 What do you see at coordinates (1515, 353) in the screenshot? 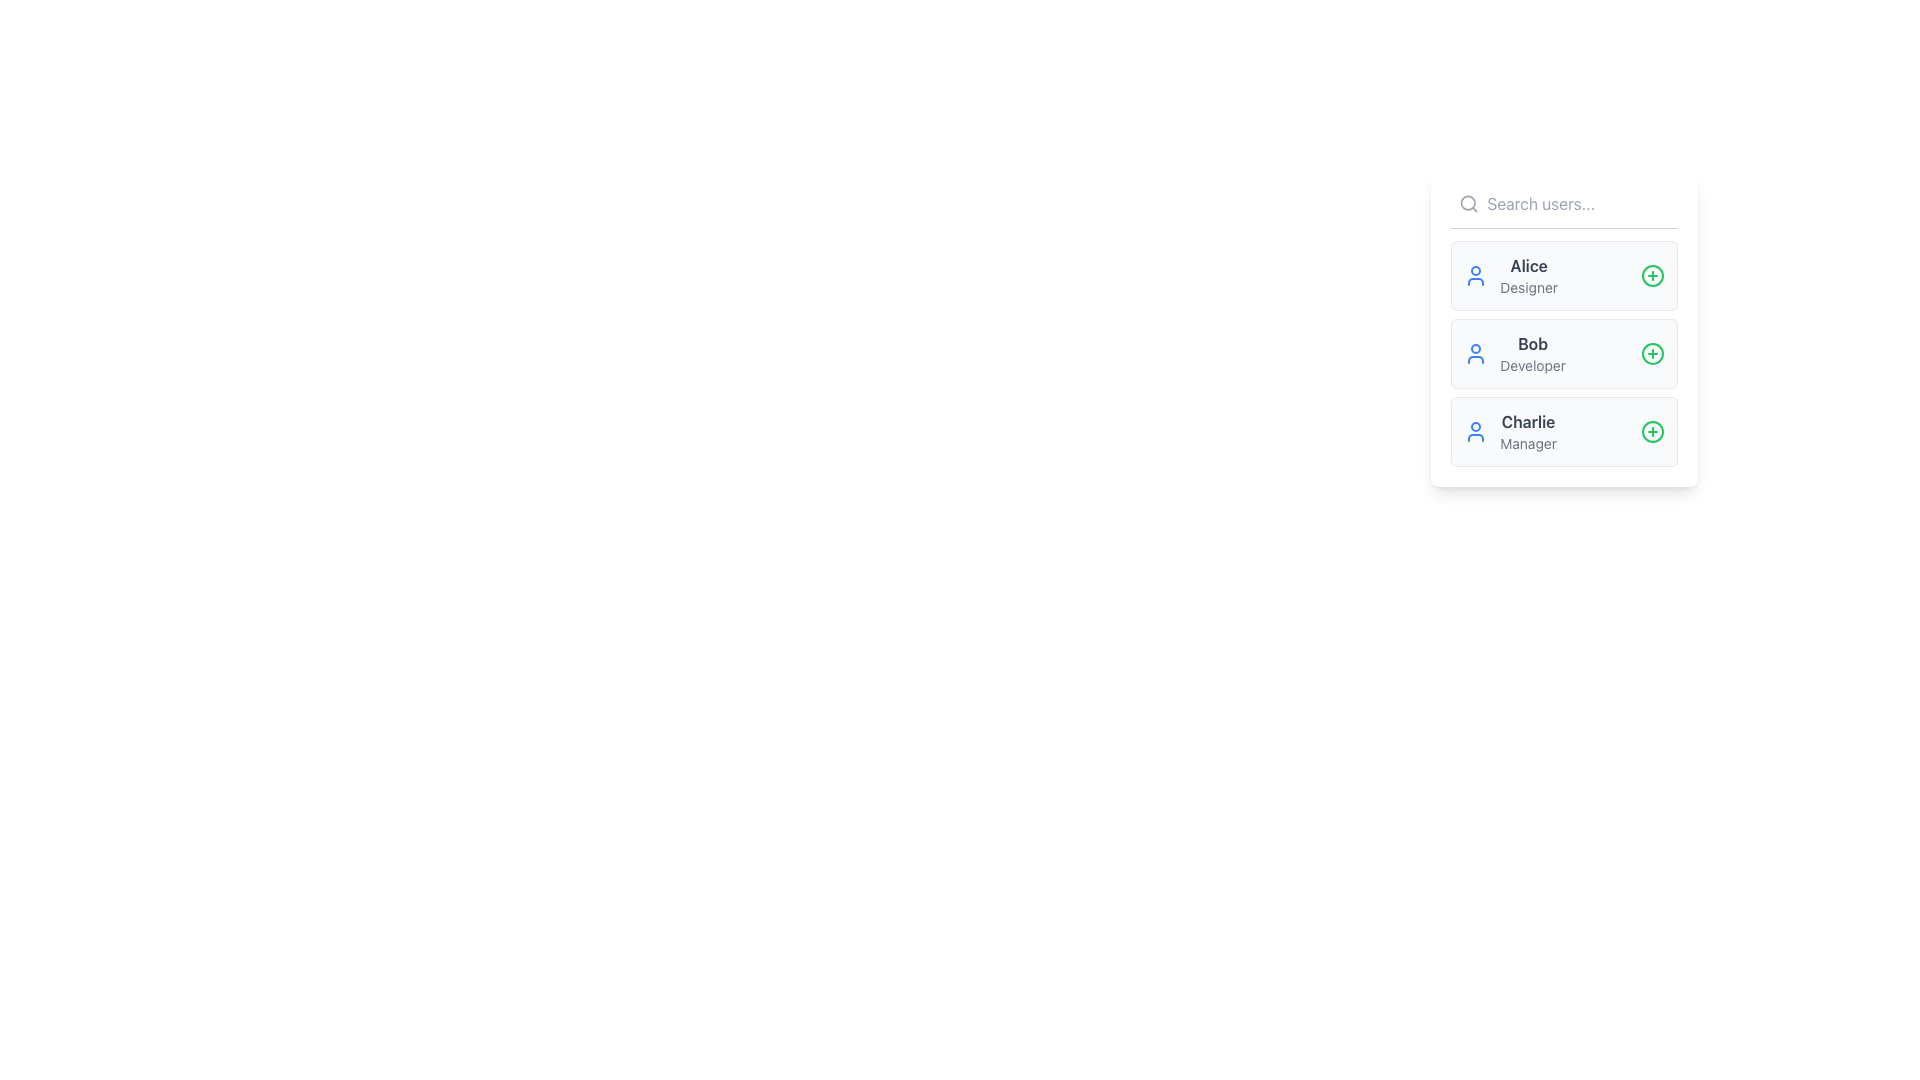
I see `the User Information Card for user 'Bob', the second card in the list of user profiles, which represents a Developer` at bounding box center [1515, 353].